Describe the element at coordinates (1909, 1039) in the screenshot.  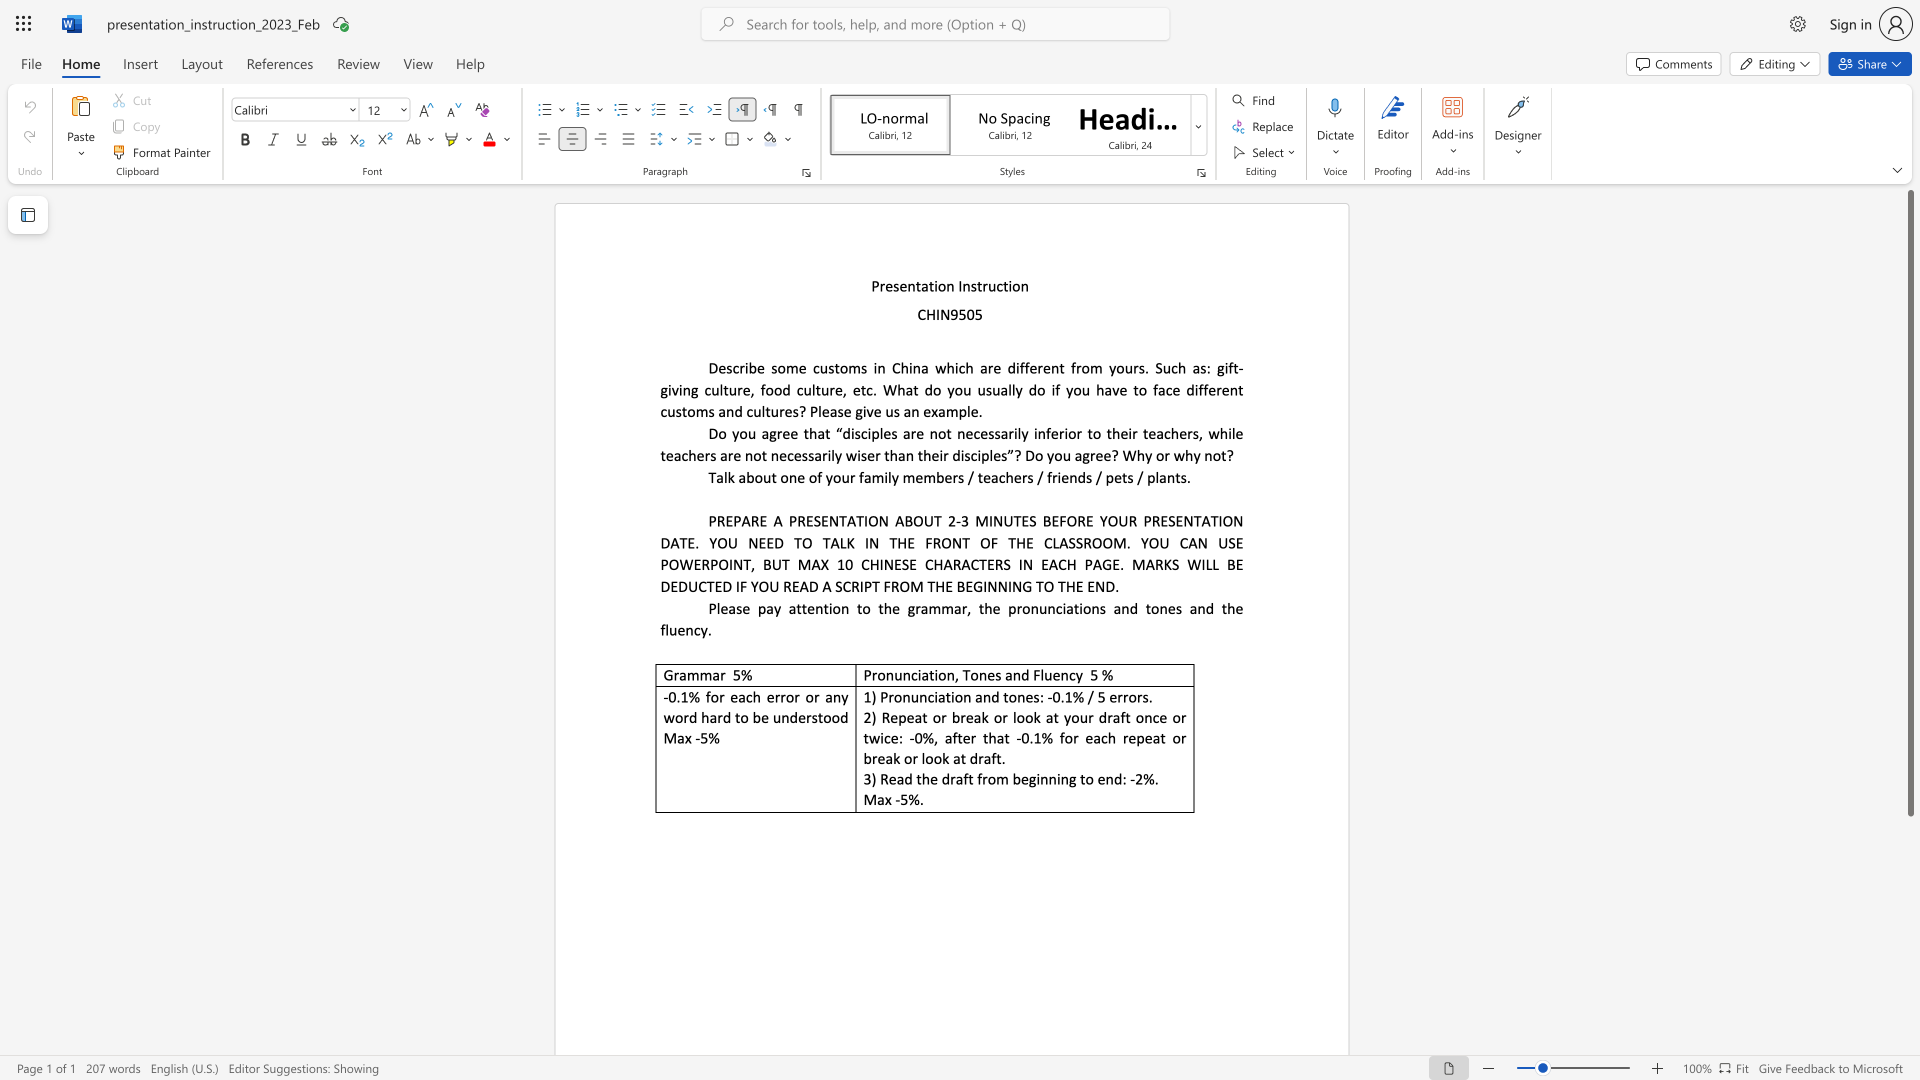
I see `the scrollbar to slide the page down` at that location.